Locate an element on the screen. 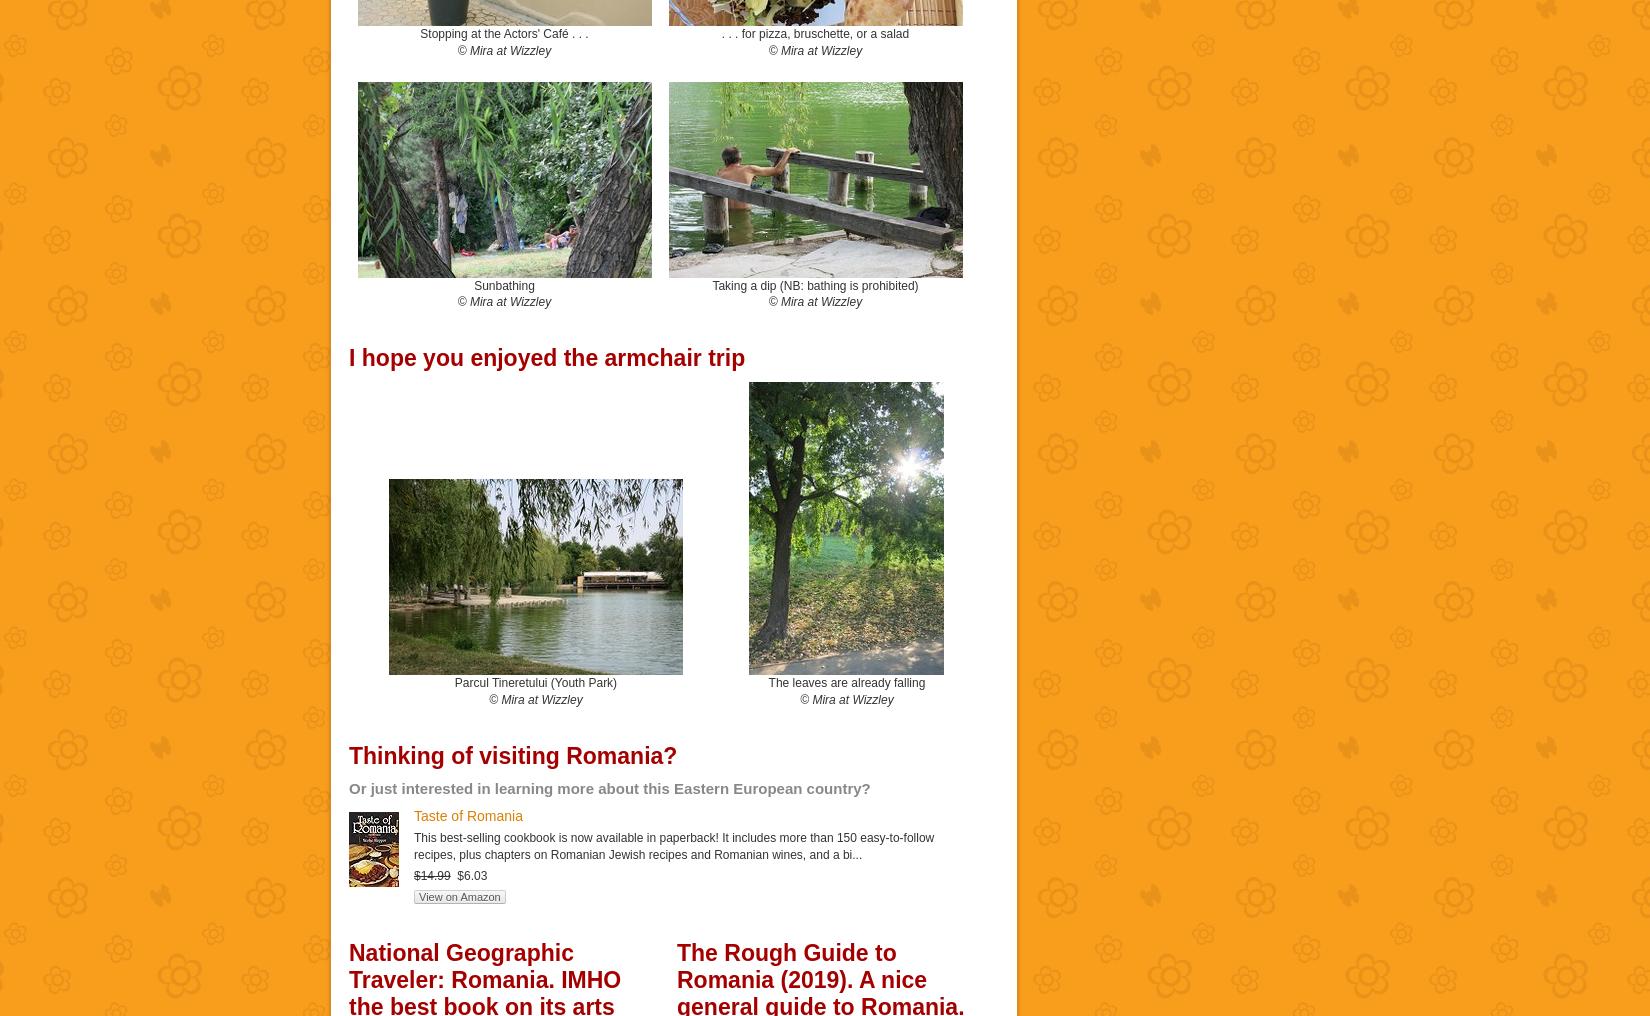 The width and height of the screenshot is (1650, 1016). '. . . for pizza, bruschette, or a salad' is located at coordinates (813, 33).